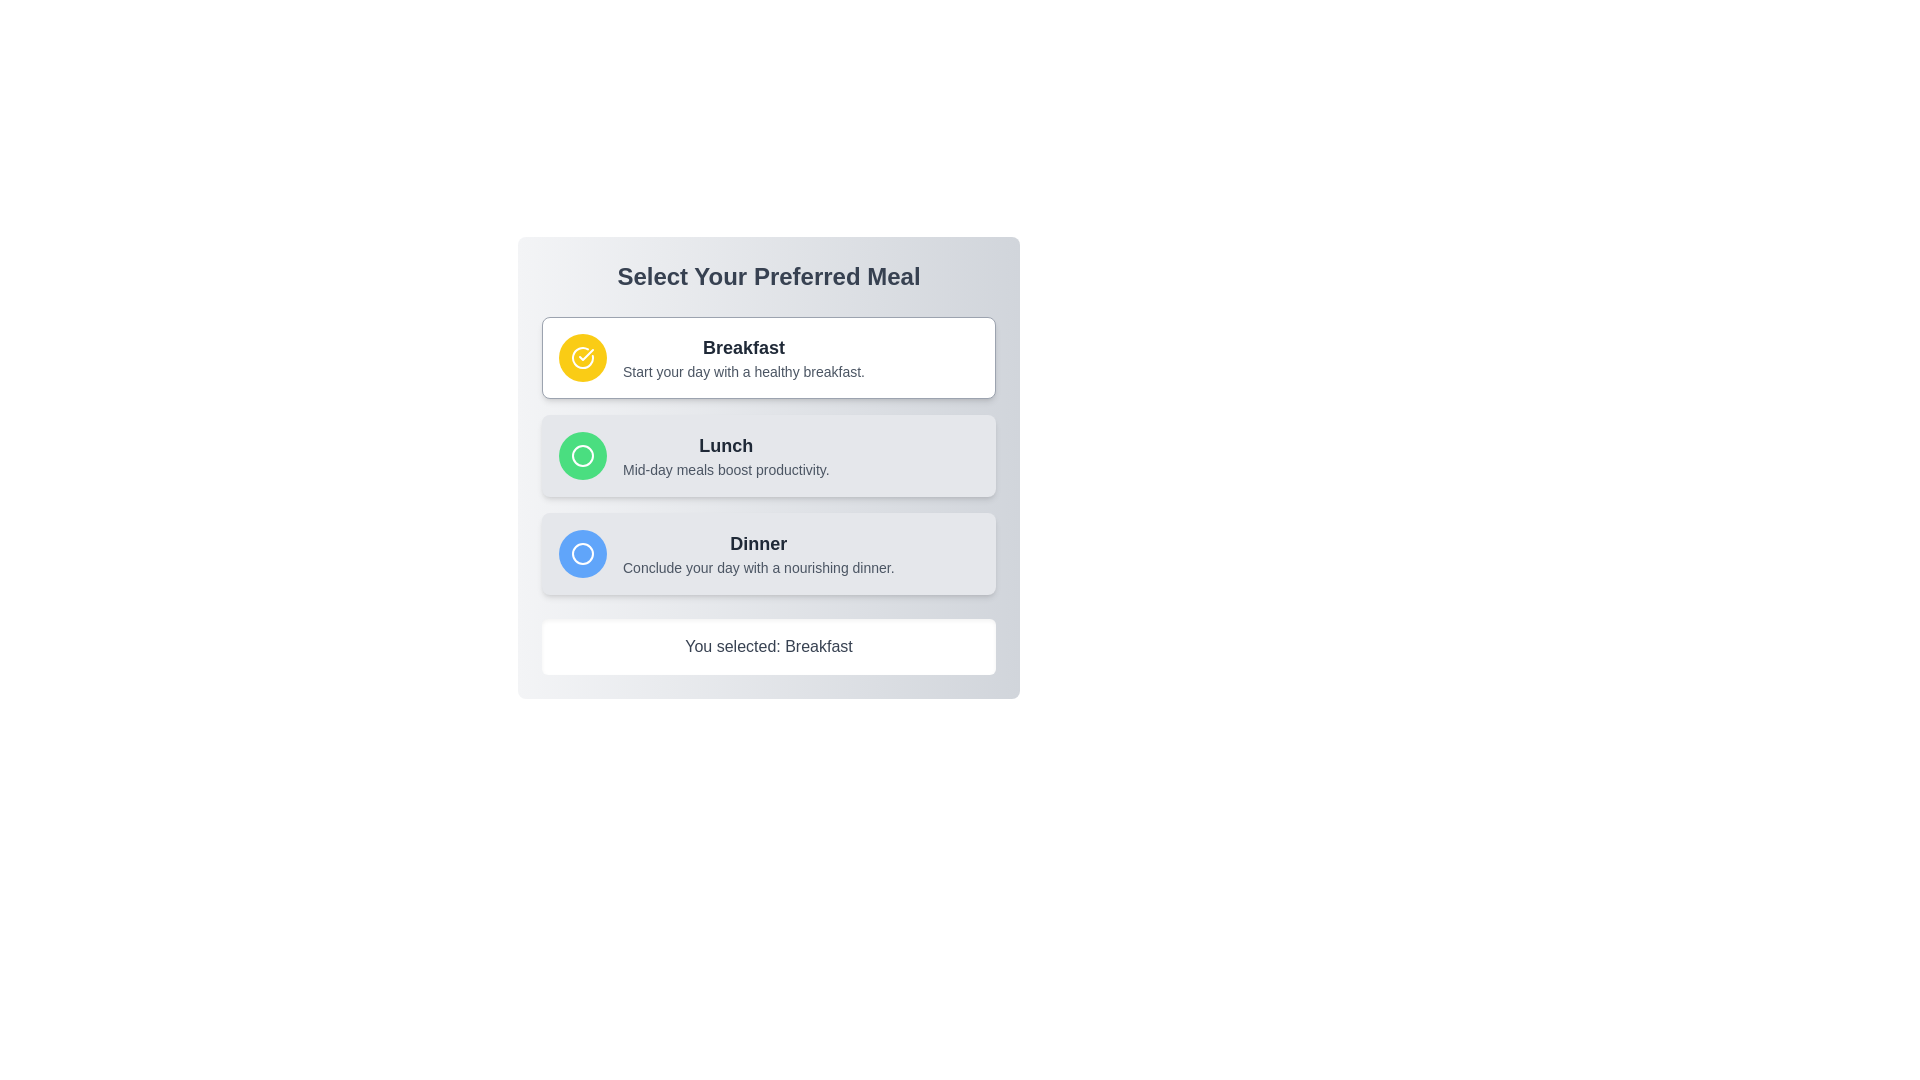 The width and height of the screenshot is (1920, 1080). Describe the element at coordinates (767, 647) in the screenshot. I see `feedback label located at the bottom of the interface, which indicates the user's selected meal option based on the dynamically updated text` at that location.